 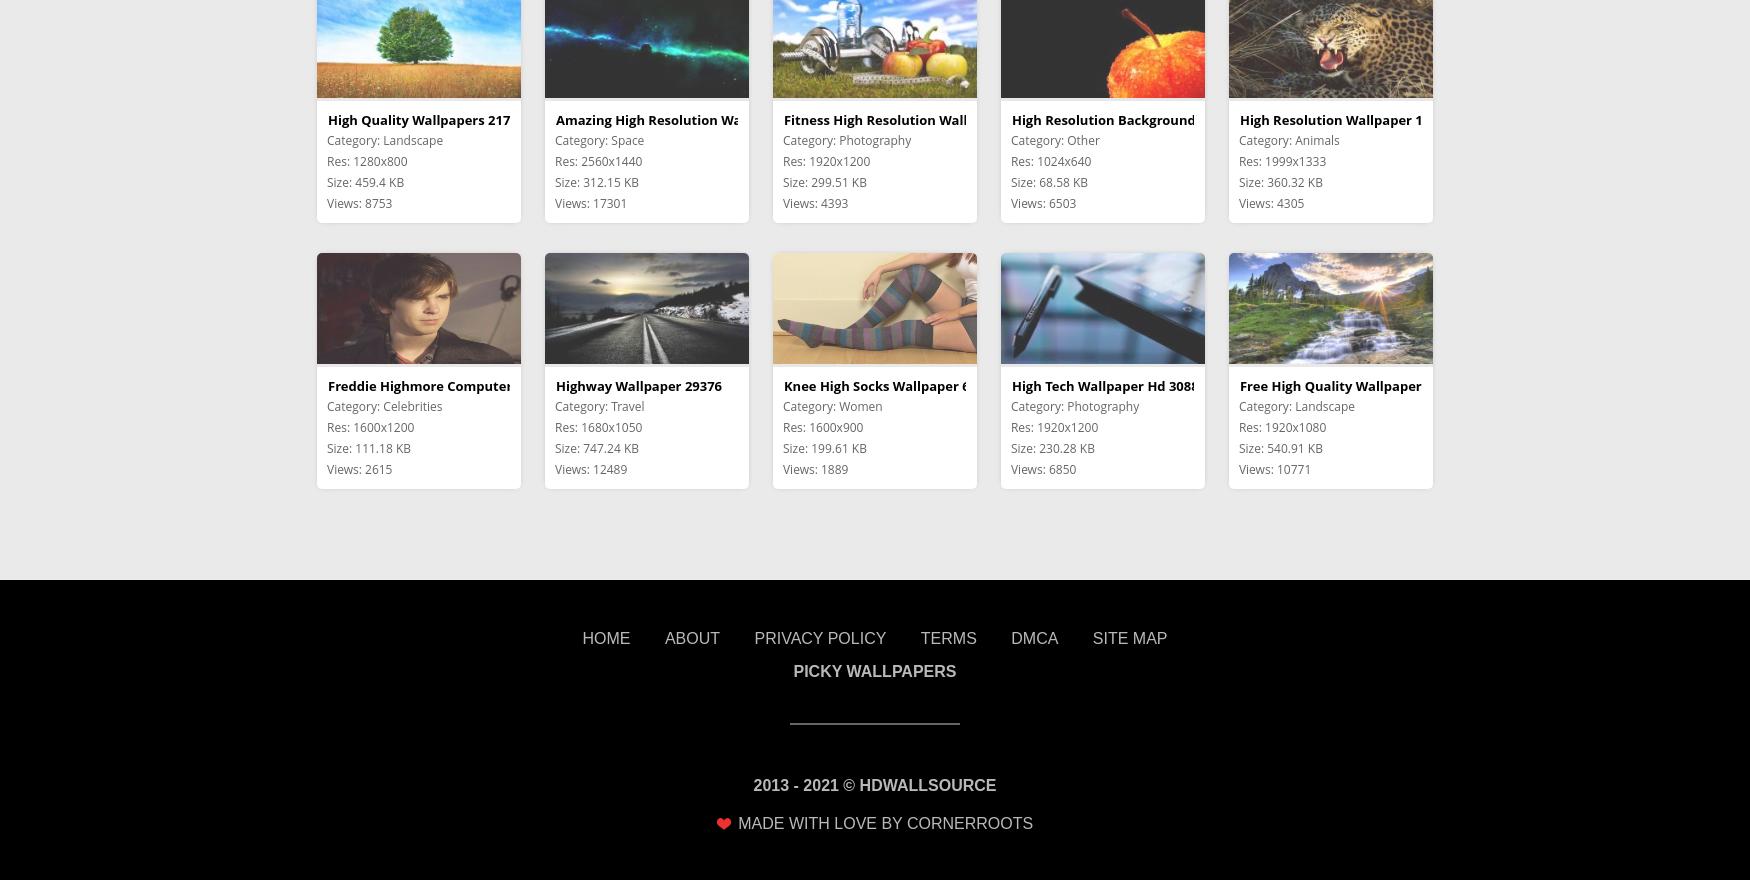 I want to click on 'Views: 8753', so click(x=359, y=202).